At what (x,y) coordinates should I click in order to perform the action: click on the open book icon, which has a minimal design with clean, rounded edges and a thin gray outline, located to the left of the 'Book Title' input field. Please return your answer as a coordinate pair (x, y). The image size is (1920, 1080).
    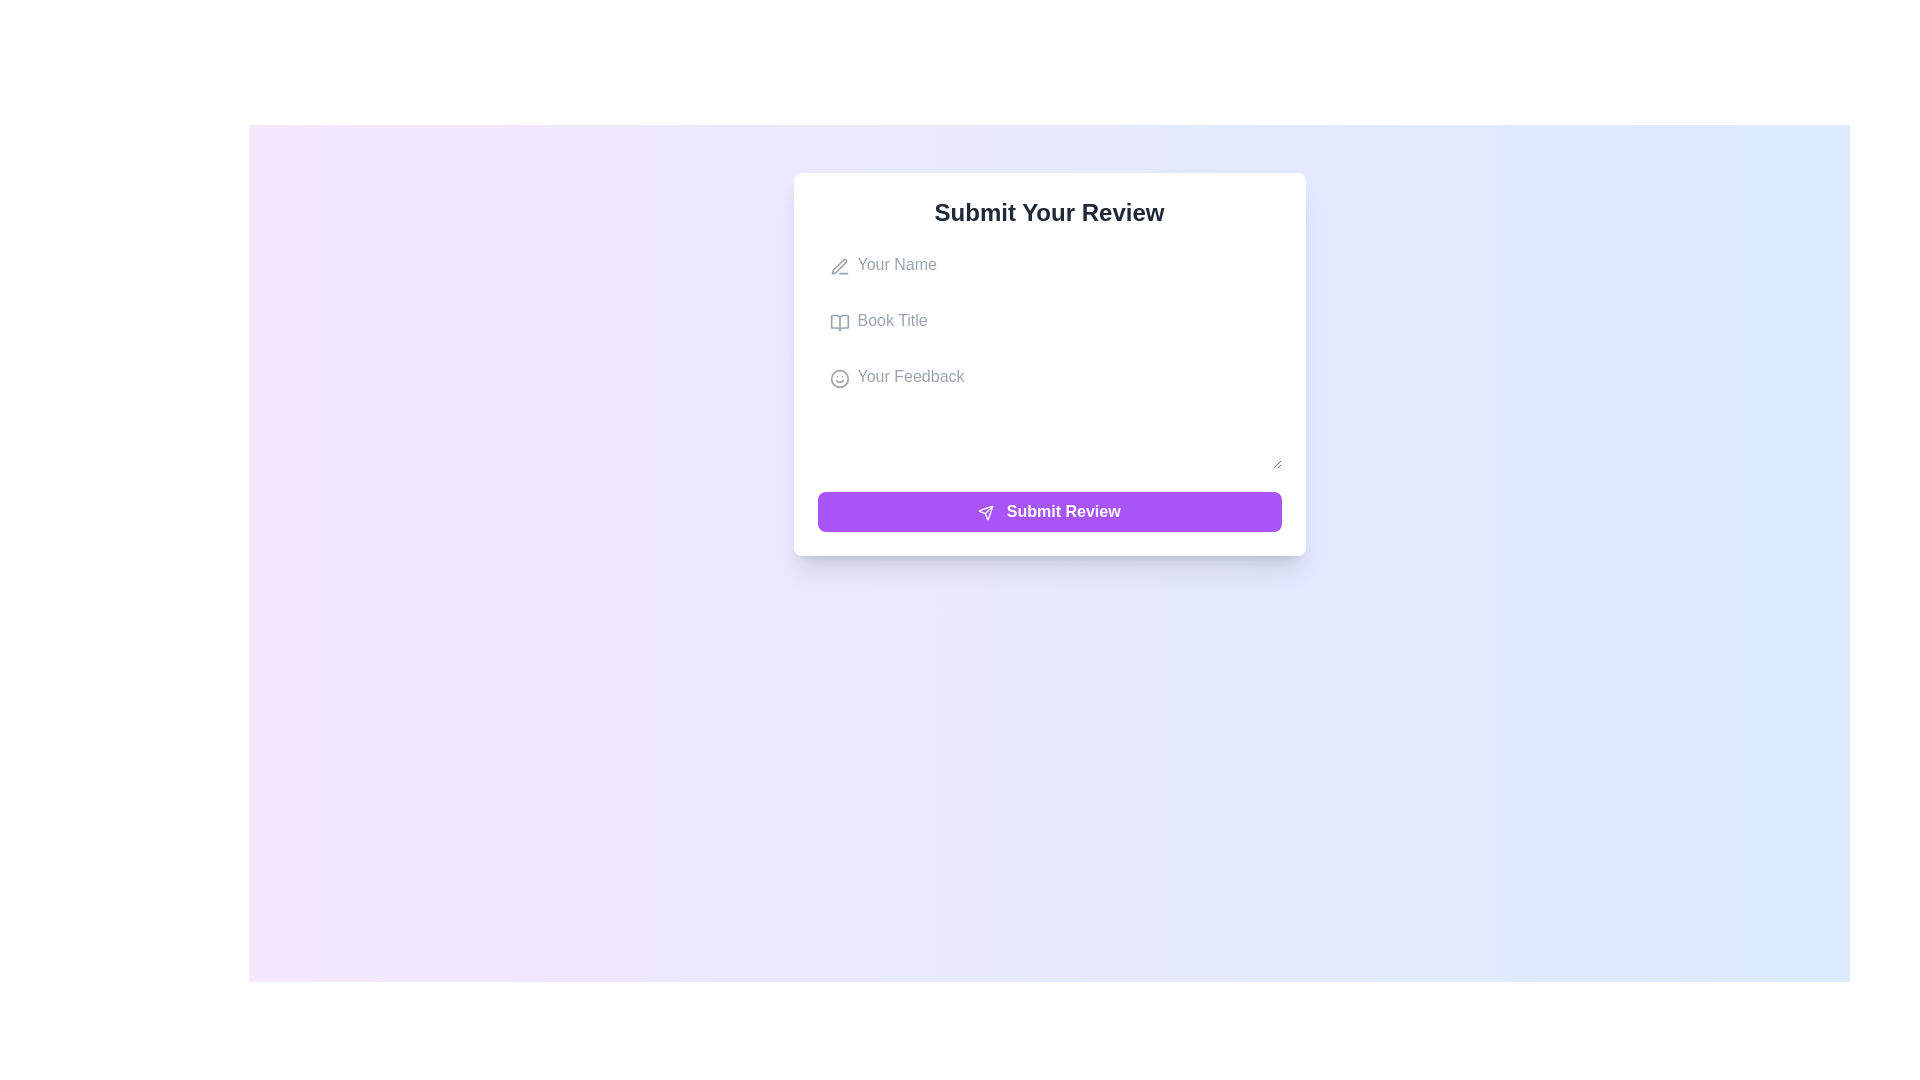
    Looking at the image, I should click on (839, 322).